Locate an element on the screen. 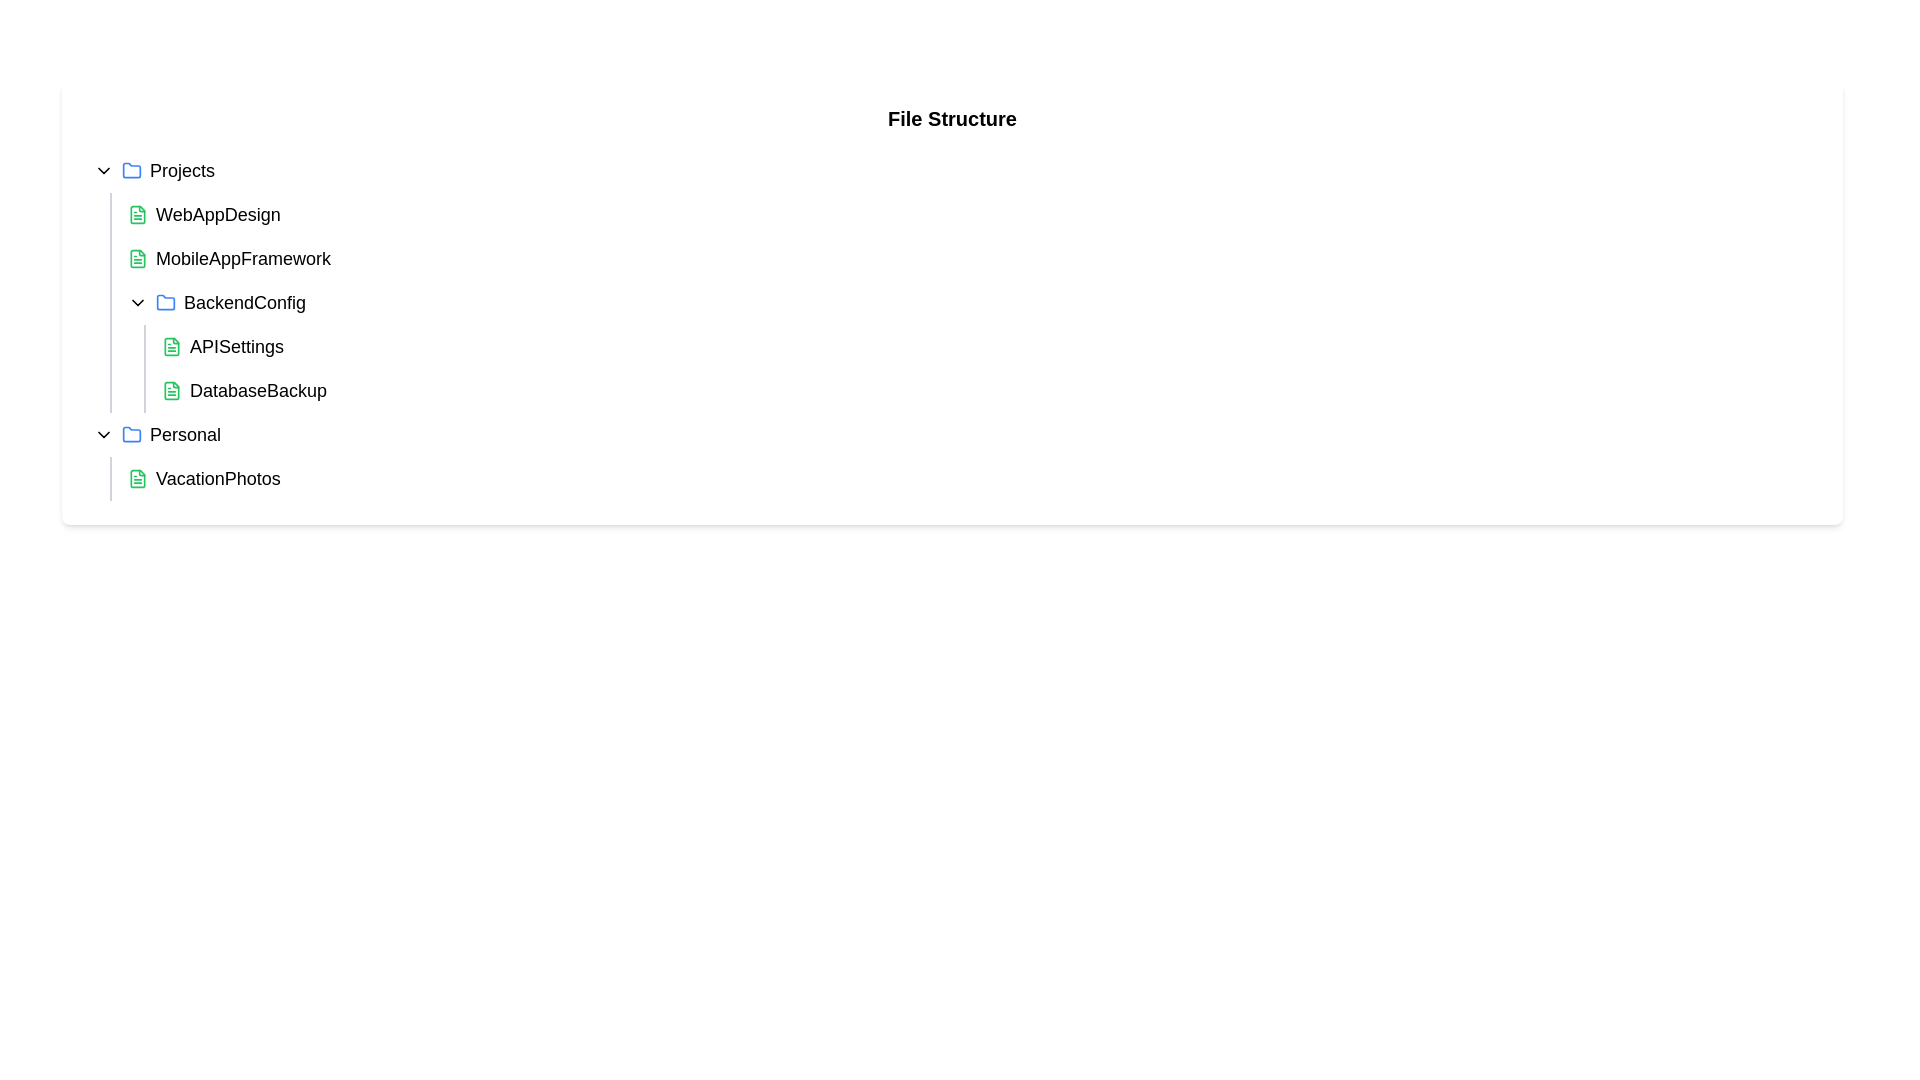 This screenshot has width=1920, height=1080. the icon representing the file labeled 'MobileAppFramework' in the vertical list under the 'Projects' category is located at coordinates (137, 257).